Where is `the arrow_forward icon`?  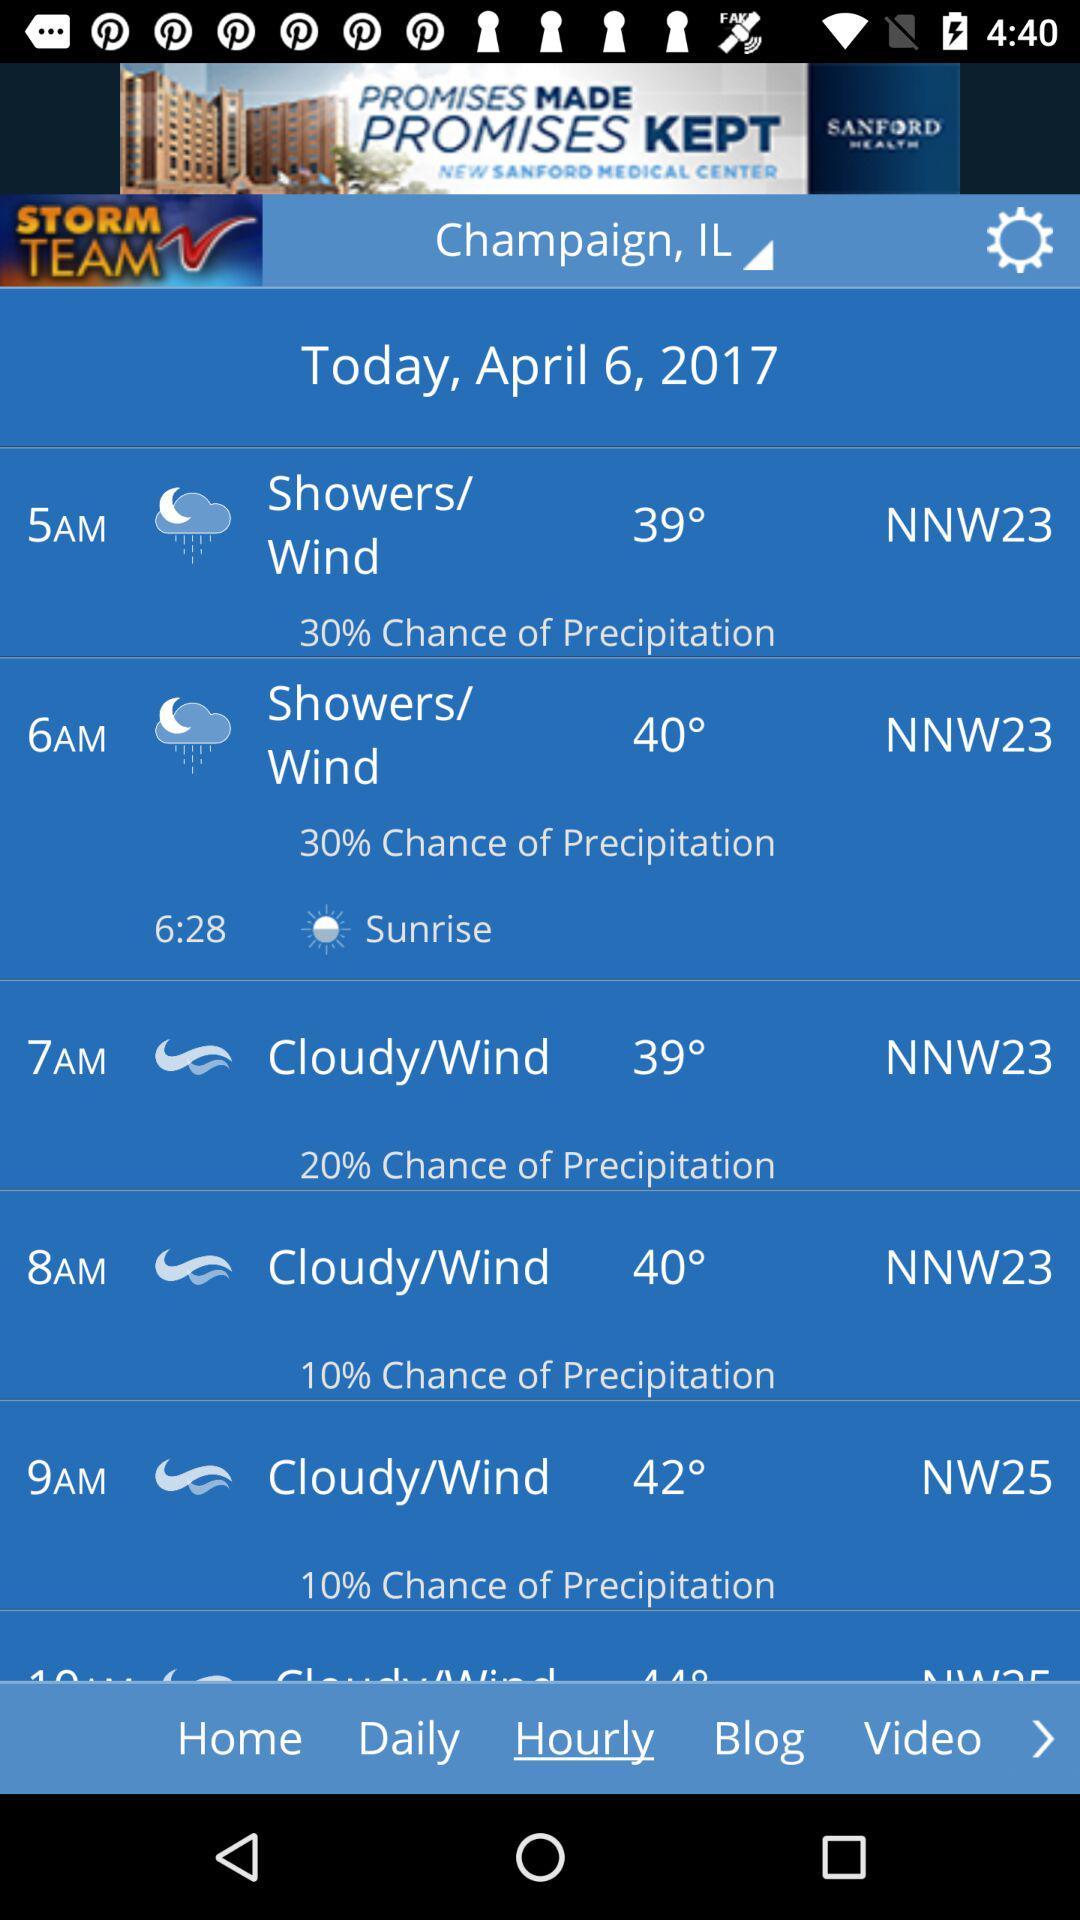
the arrow_forward icon is located at coordinates (1042, 1737).